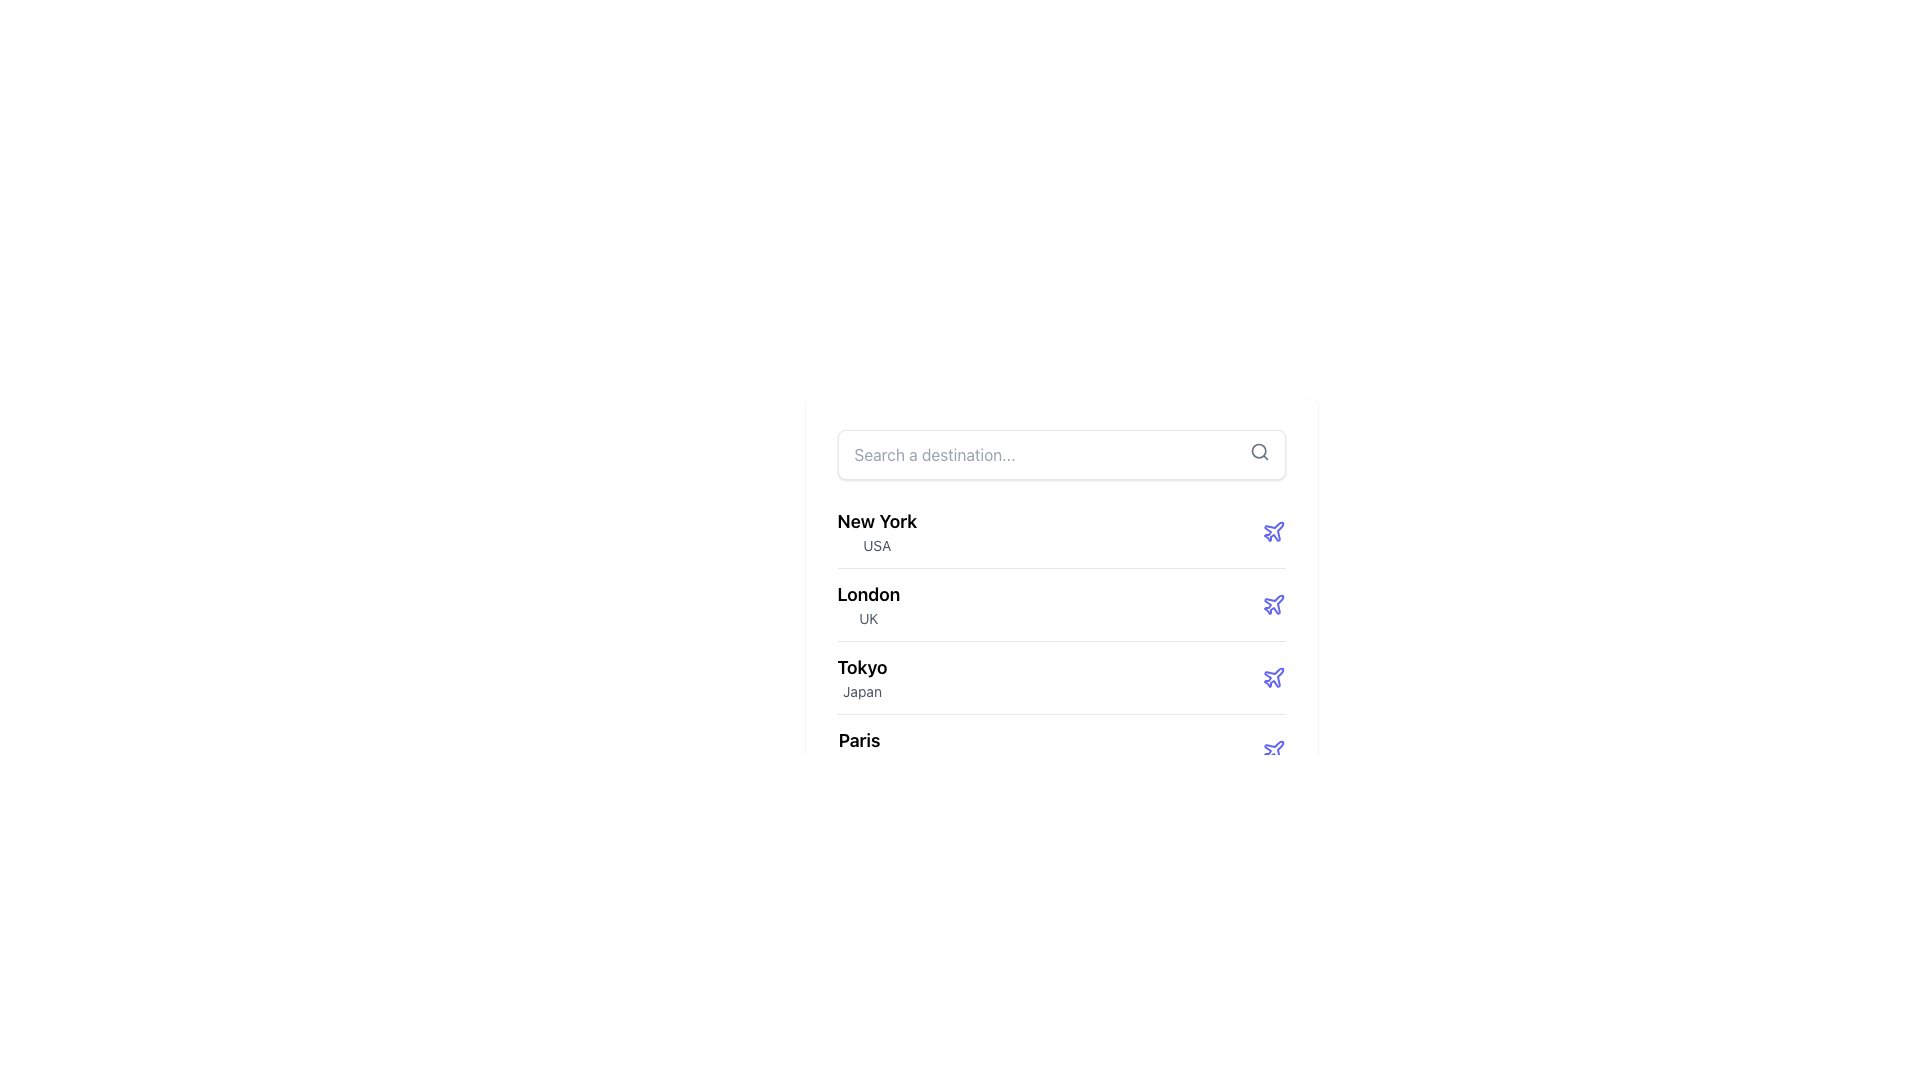 This screenshot has height=1080, width=1920. Describe the element at coordinates (877, 531) in the screenshot. I see `the first item in the selectable list, which displays 'New York' in bold and larger font, followed by 'USA' in a lighter gray and smaller font` at that location.